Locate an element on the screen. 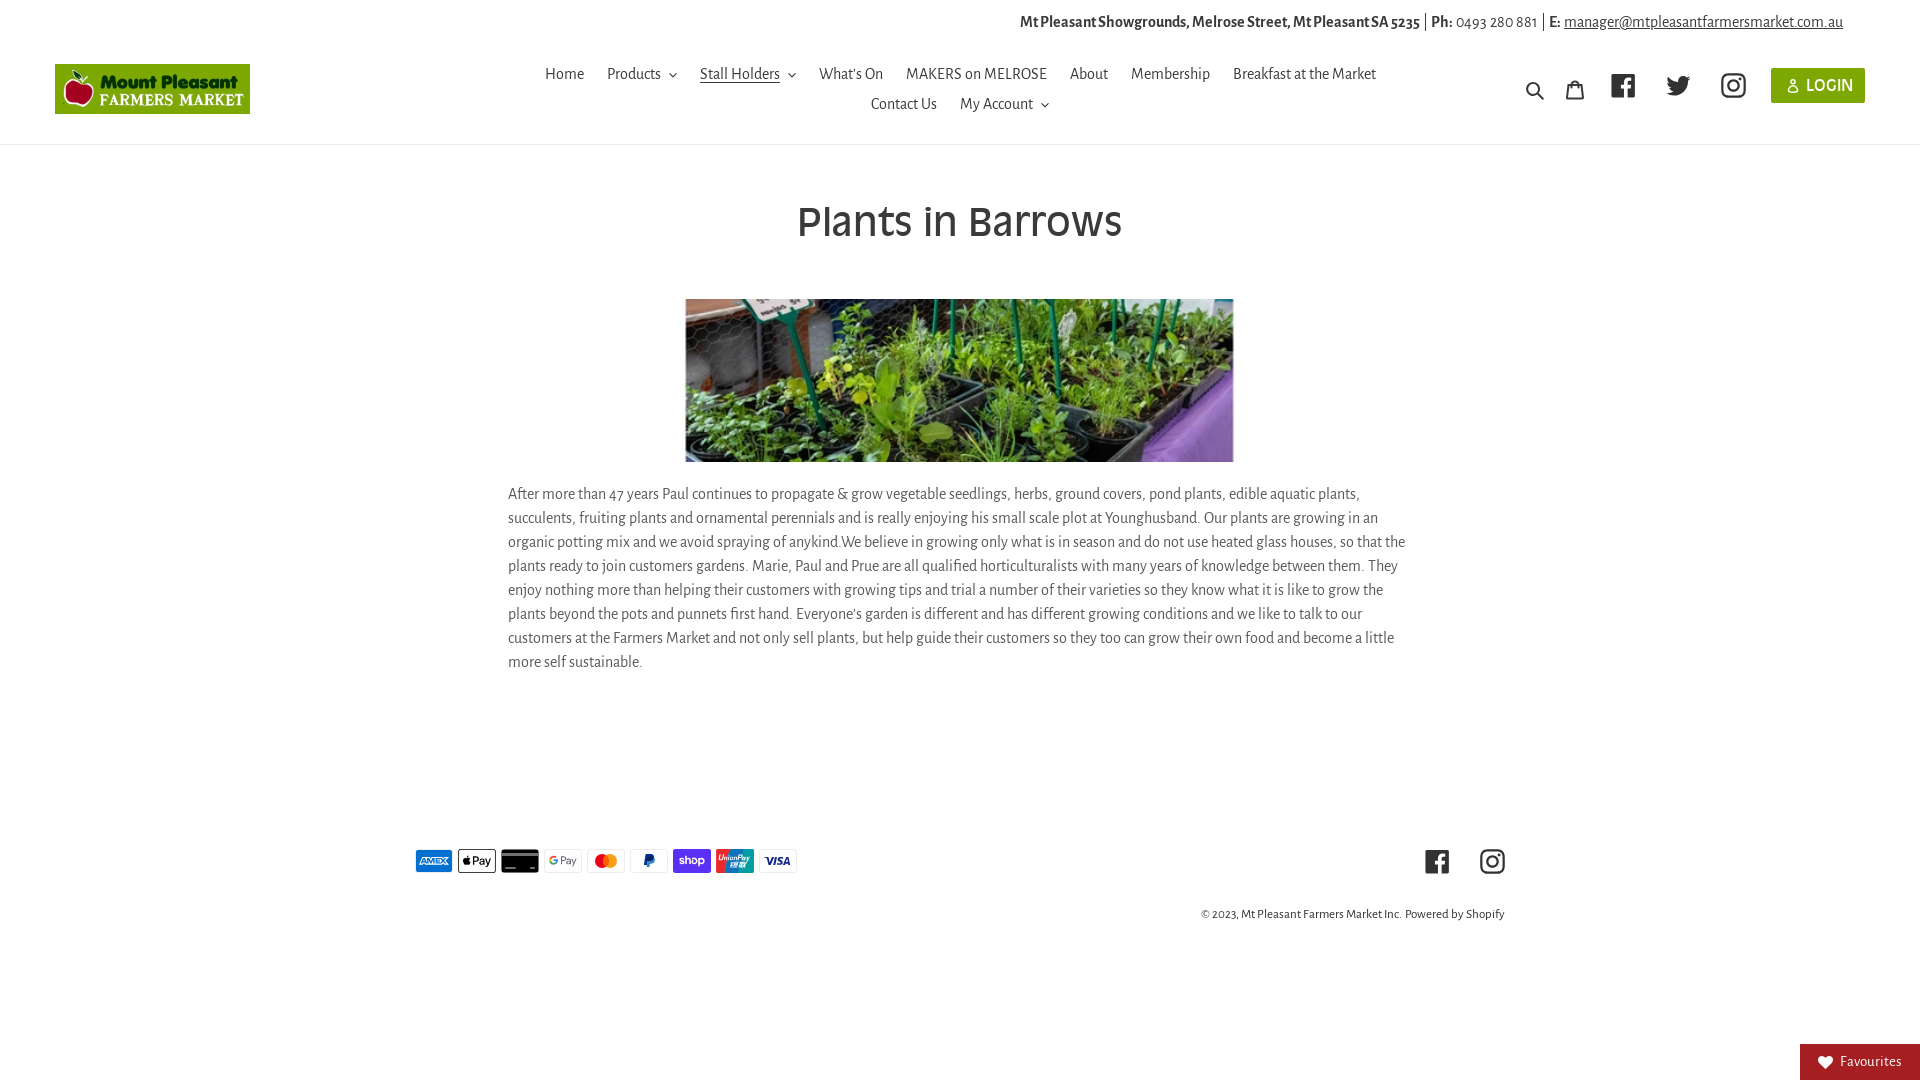  'Home' is located at coordinates (562, 72).